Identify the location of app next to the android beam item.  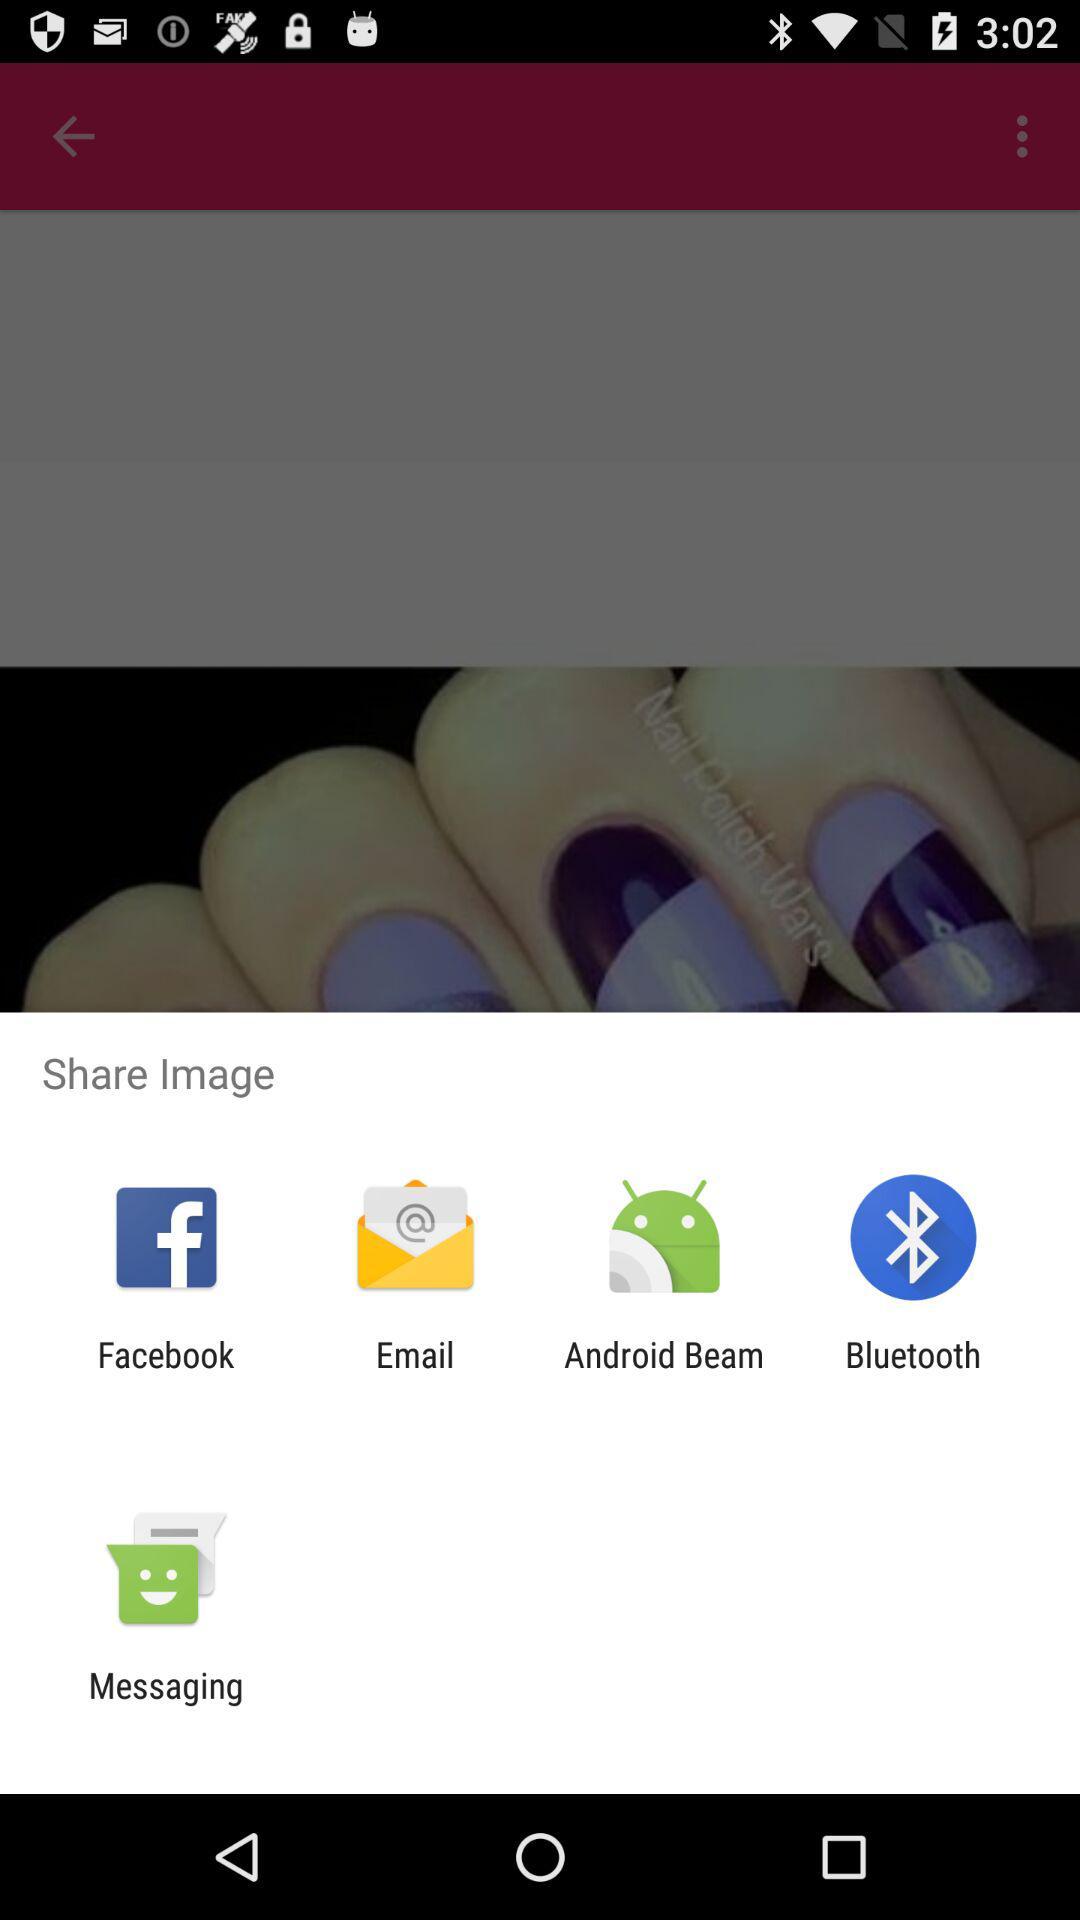
(913, 1374).